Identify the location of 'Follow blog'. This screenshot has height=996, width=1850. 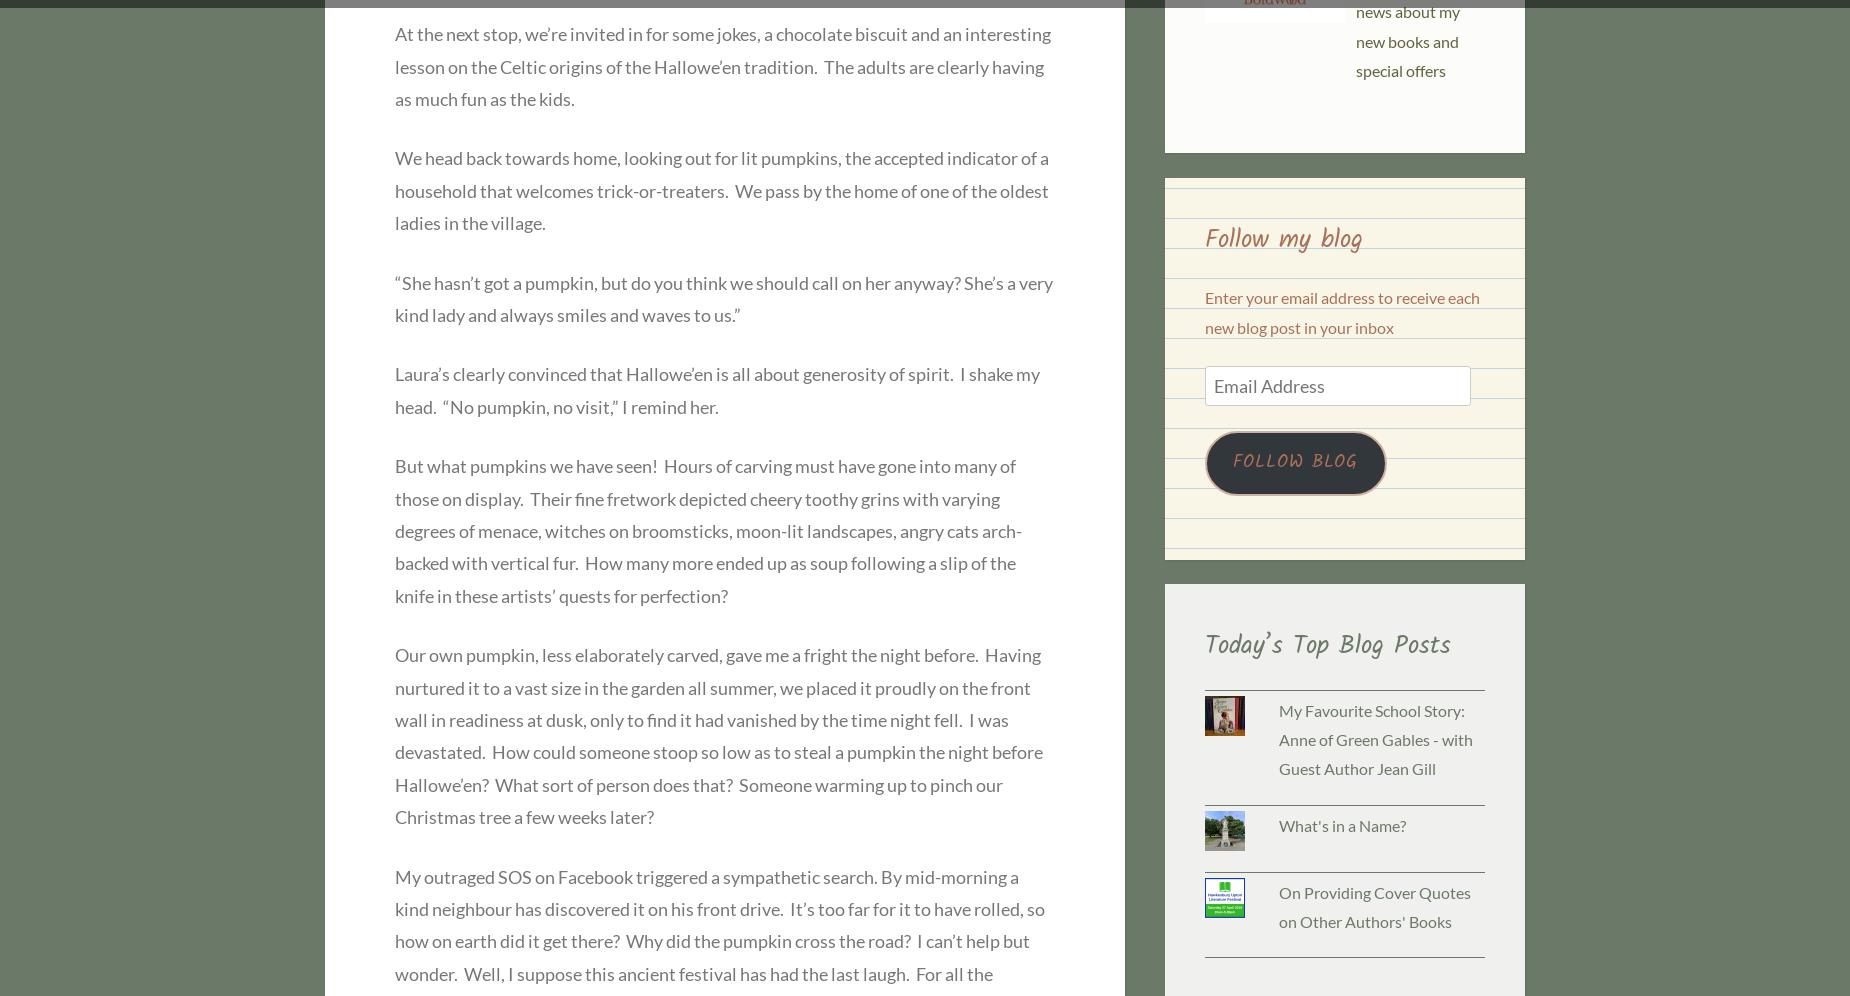
(1232, 460).